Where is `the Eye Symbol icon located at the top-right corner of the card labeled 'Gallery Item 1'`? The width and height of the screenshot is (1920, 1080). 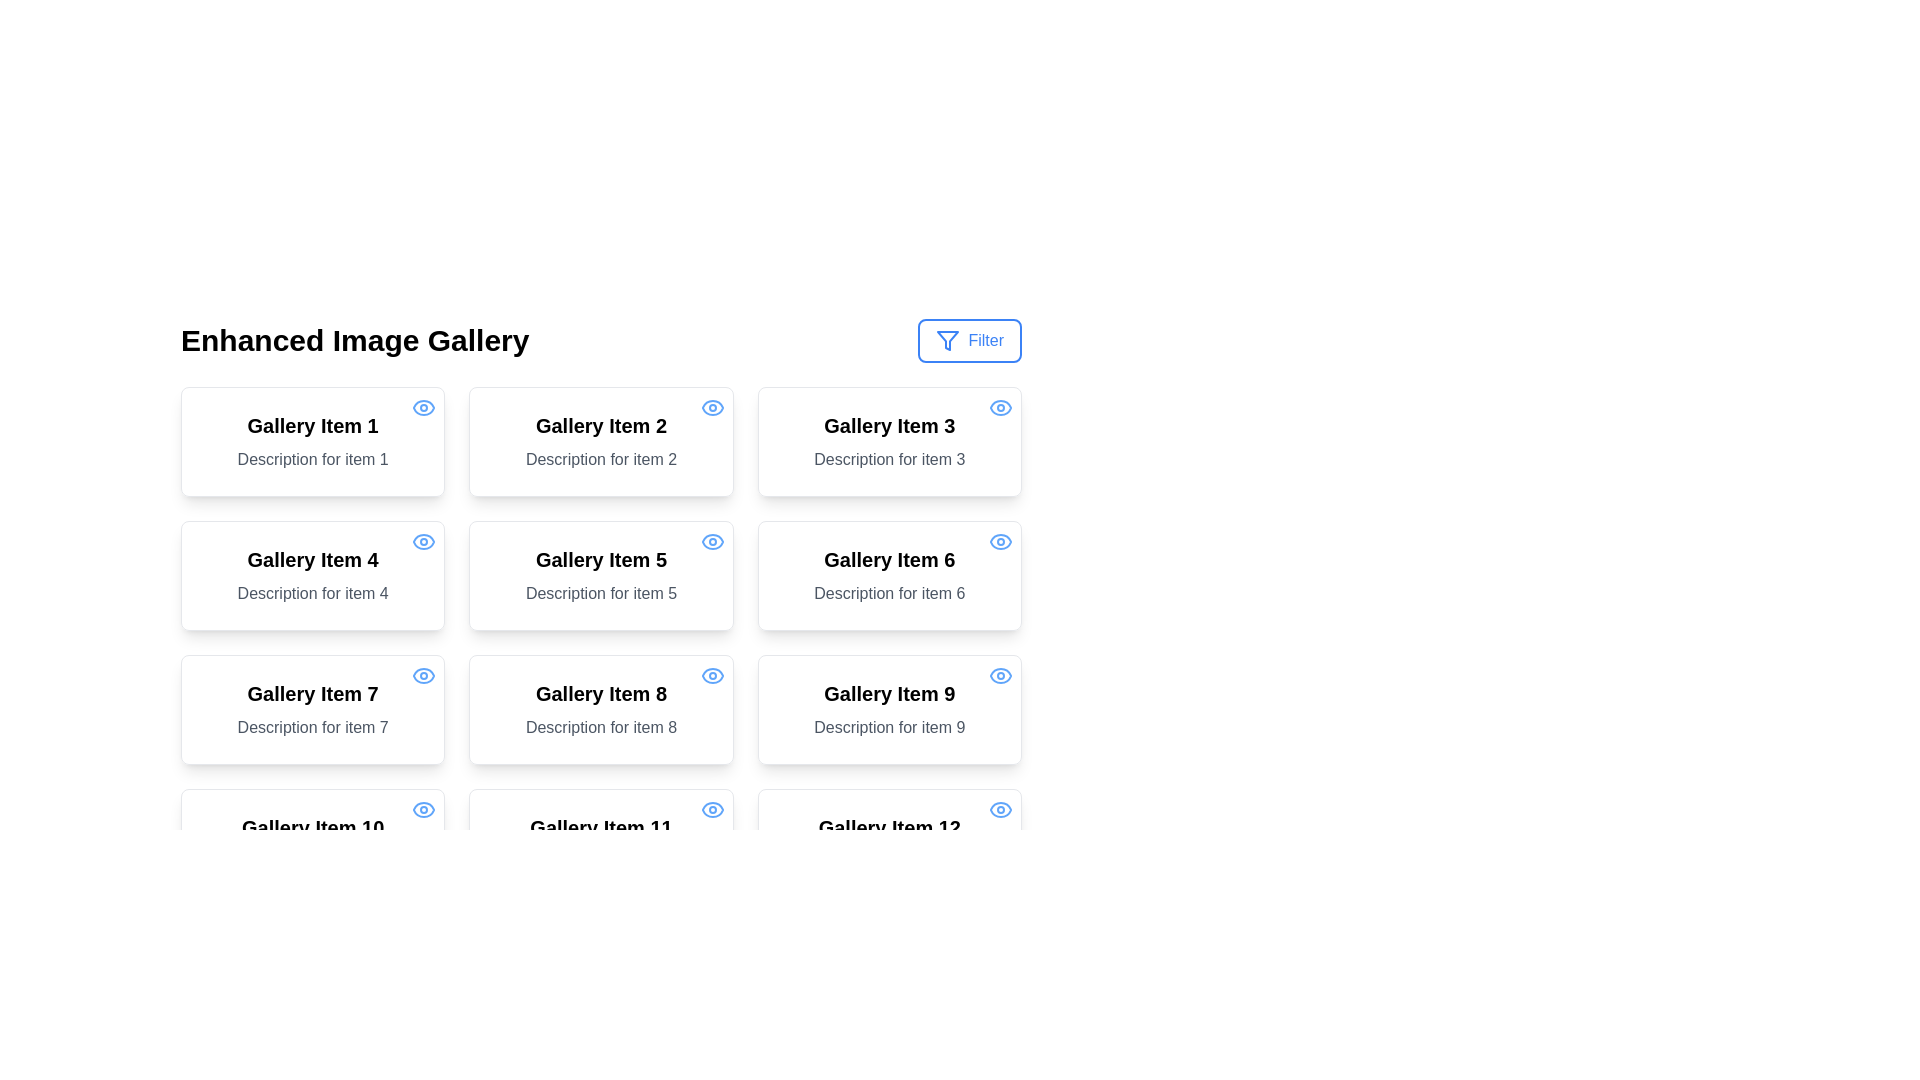 the Eye Symbol icon located at the top-right corner of the card labeled 'Gallery Item 1' is located at coordinates (423, 407).